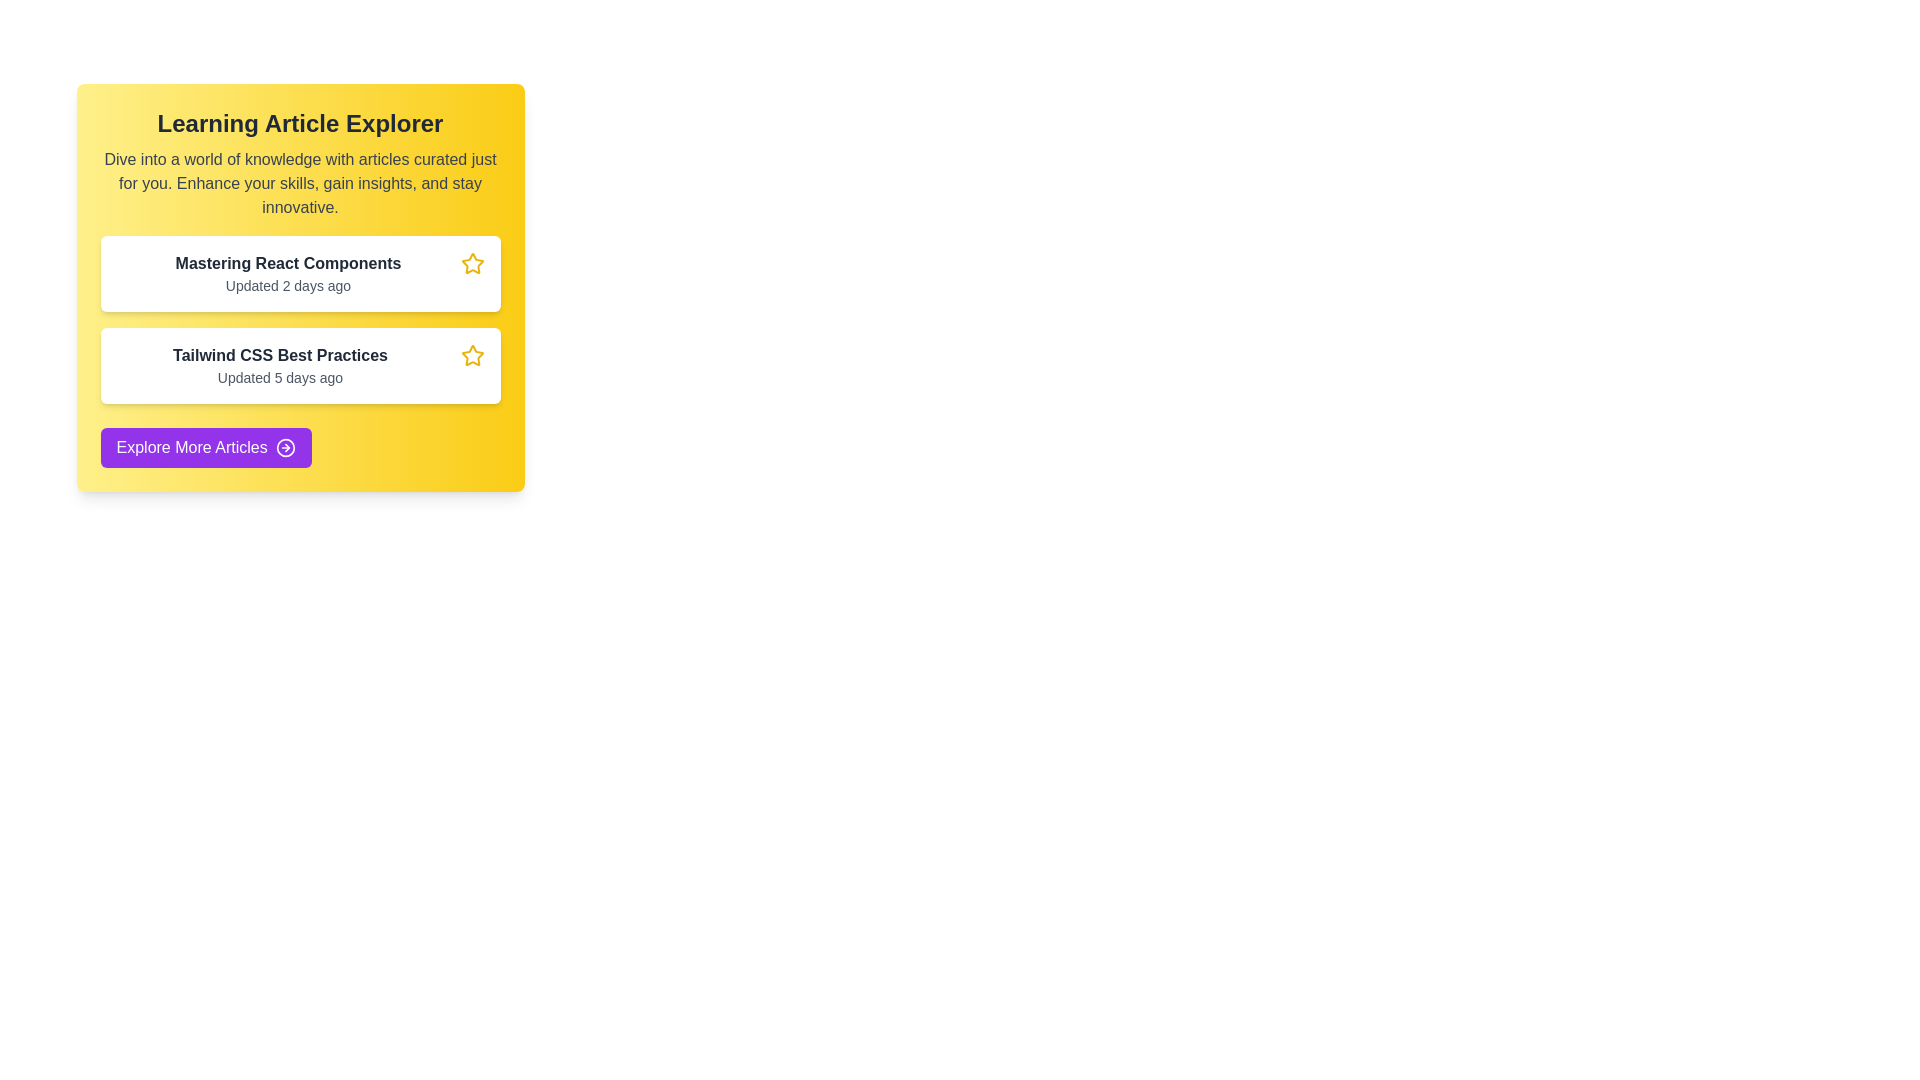 Image resolution: width=1920 pixels, height=1080 pixels. Describe the element at coordinates (471, 354) in the screenshot. I see `the star-shaped icon with a yellow fill and black outline, located to the right of 'Mastering React Components' in the top list item of the yellow card component` at that location.